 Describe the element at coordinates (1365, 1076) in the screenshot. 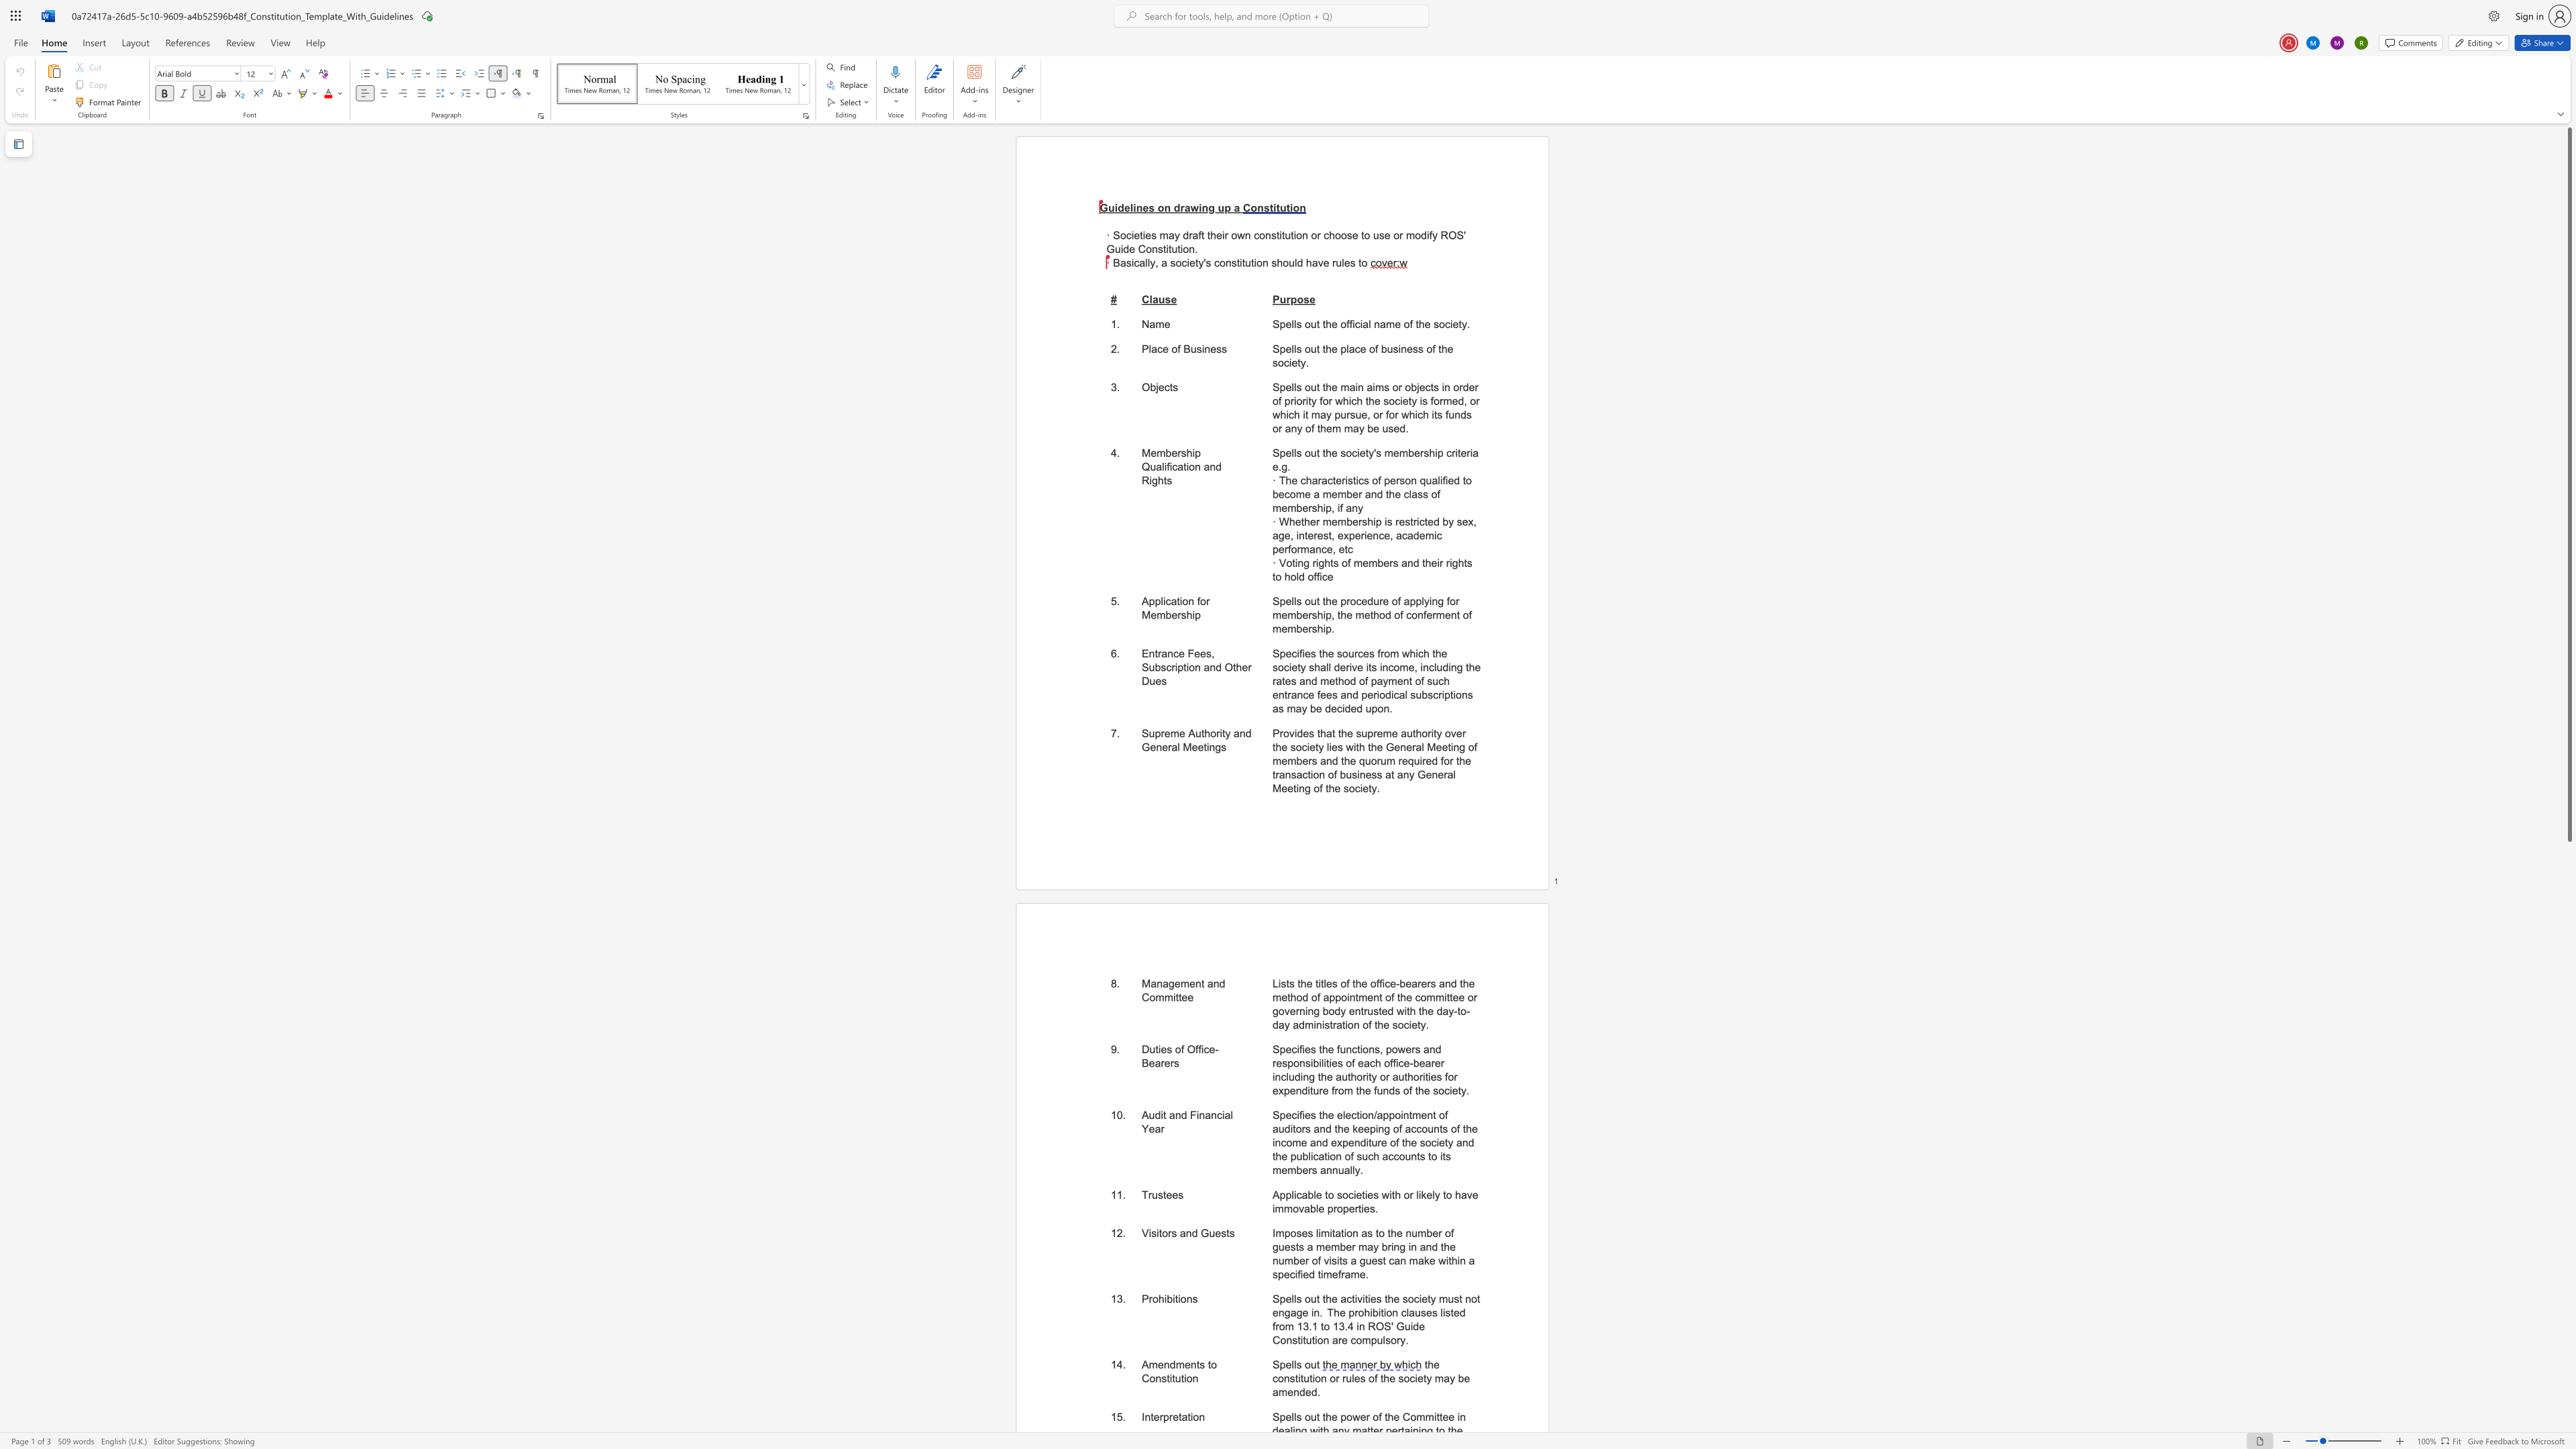

I see `the subset text "ity or authorities for expenditure from the funds of the" within the text "Specifies the functions, powers and responsibilities of each office-bearer including the authority or authorities for expenditure from the funds of the society."` at that location.